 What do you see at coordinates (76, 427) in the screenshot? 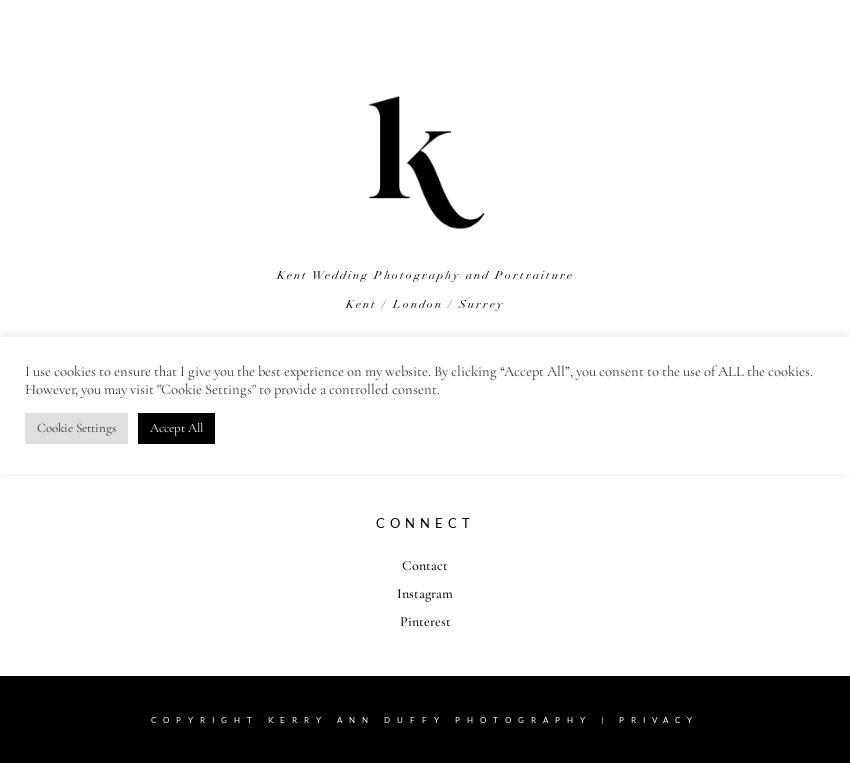
I see `'Cookie Settings'` at bounding box center [76, 427].